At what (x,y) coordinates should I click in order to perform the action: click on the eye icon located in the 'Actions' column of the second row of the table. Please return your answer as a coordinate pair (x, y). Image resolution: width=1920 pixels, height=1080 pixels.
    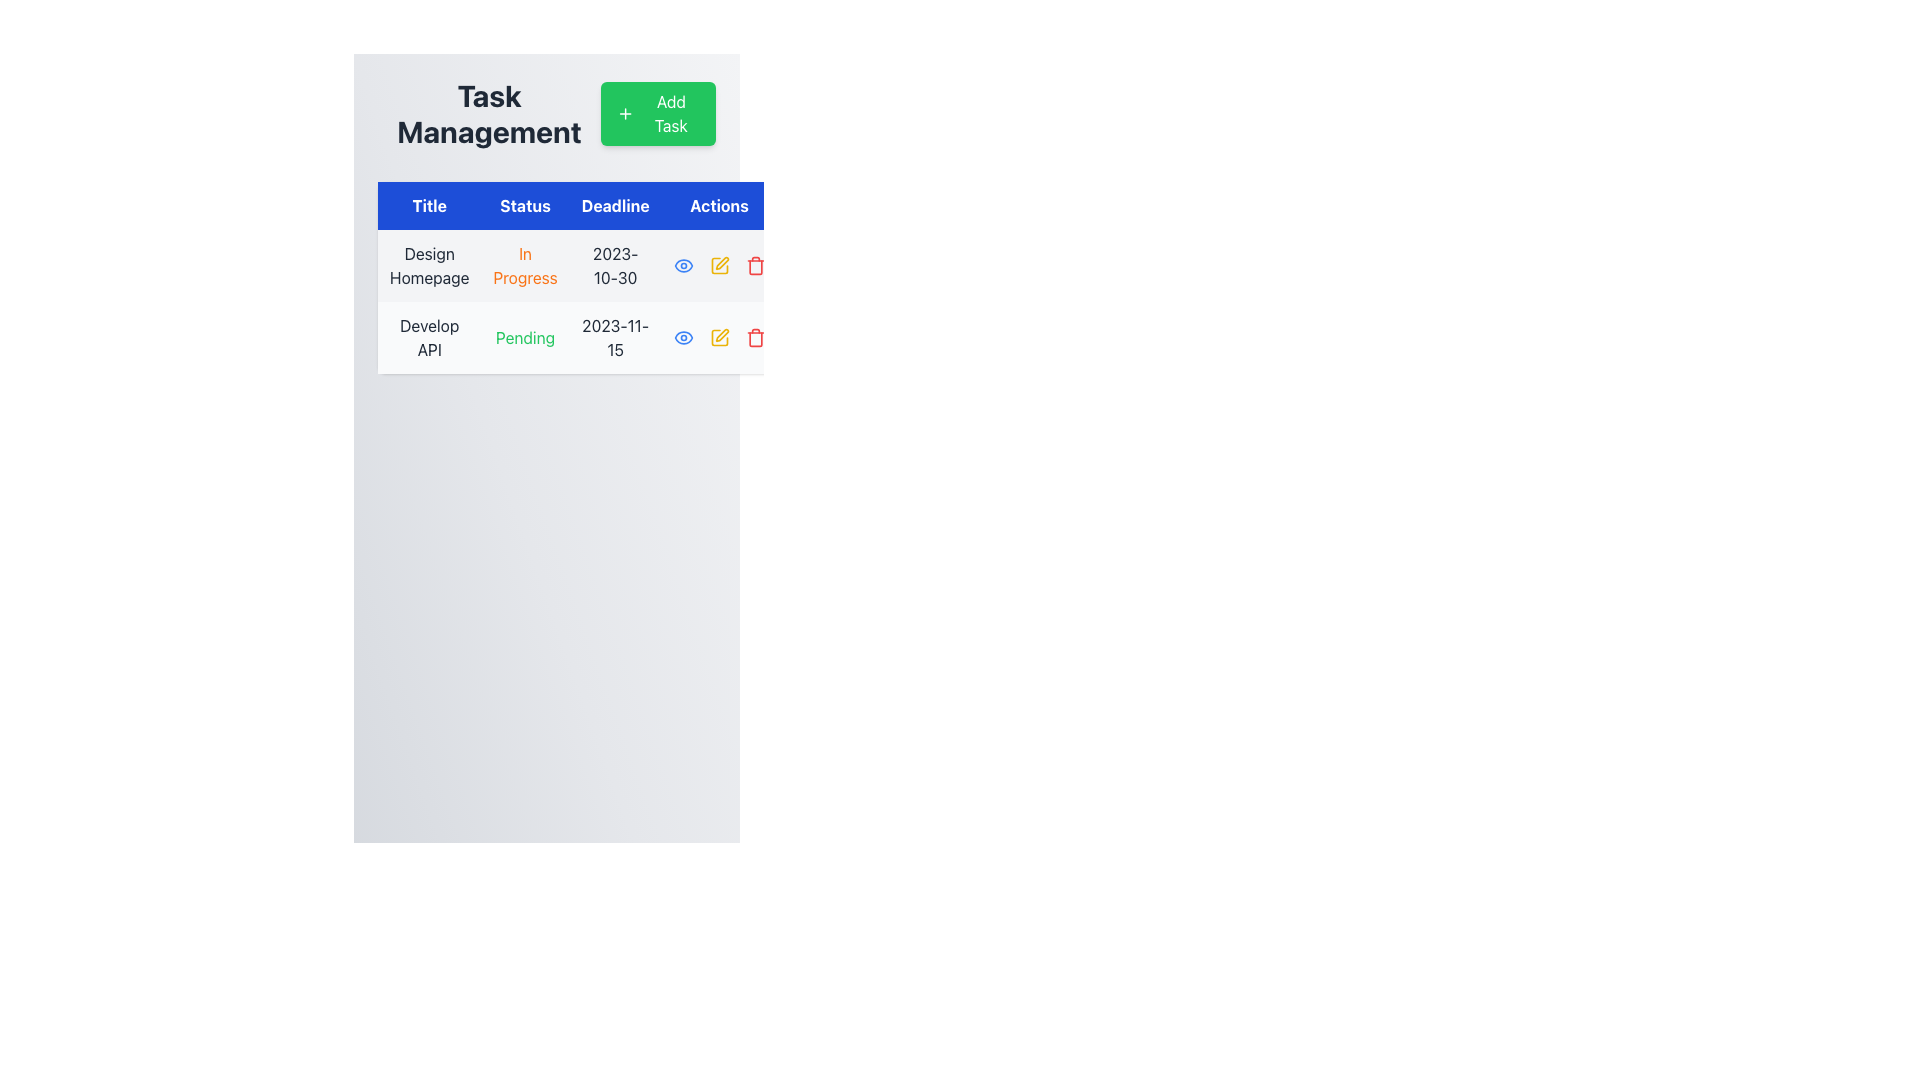
    Looking at the image, I should click on (683, 265).